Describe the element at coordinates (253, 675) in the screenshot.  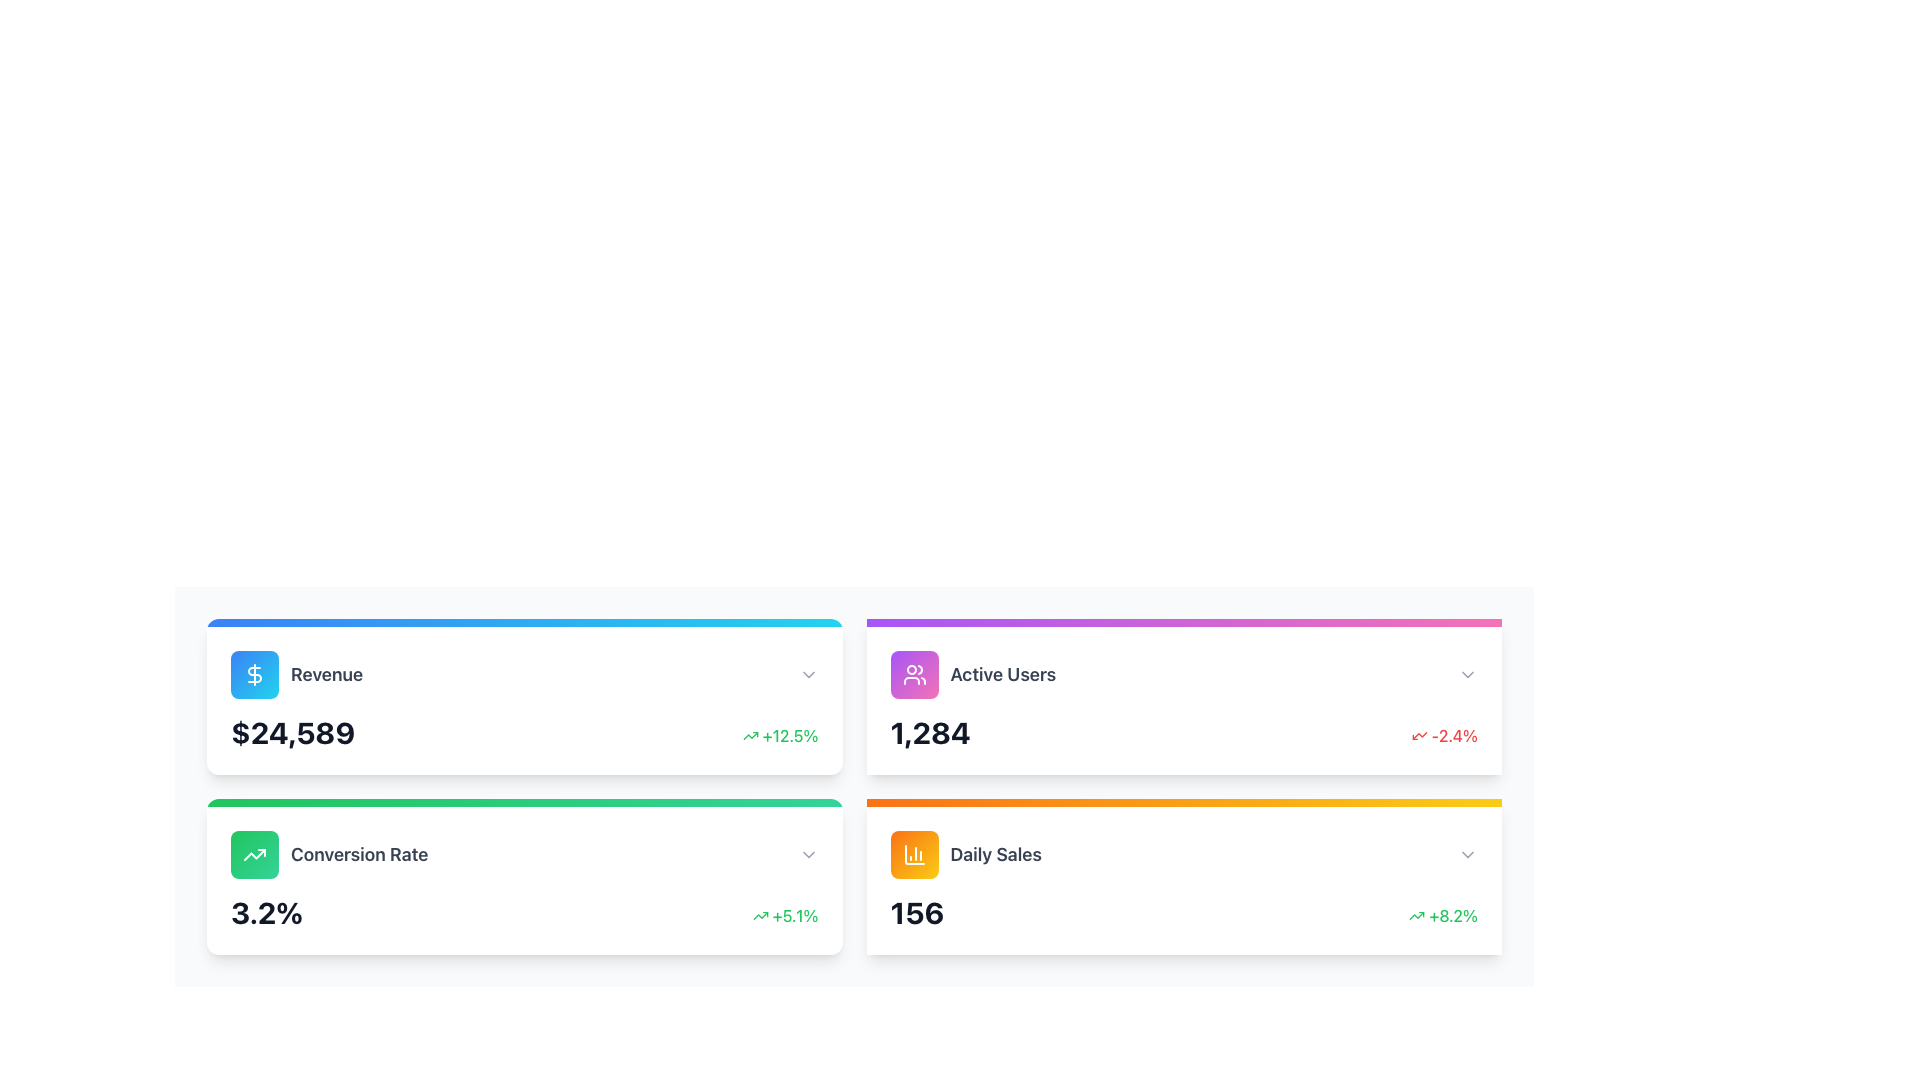
I see `the rounded square Icon with a gradient background and a white outlined dollar symbol, located at the top-left corner of the 'Revenue' card` at that location.